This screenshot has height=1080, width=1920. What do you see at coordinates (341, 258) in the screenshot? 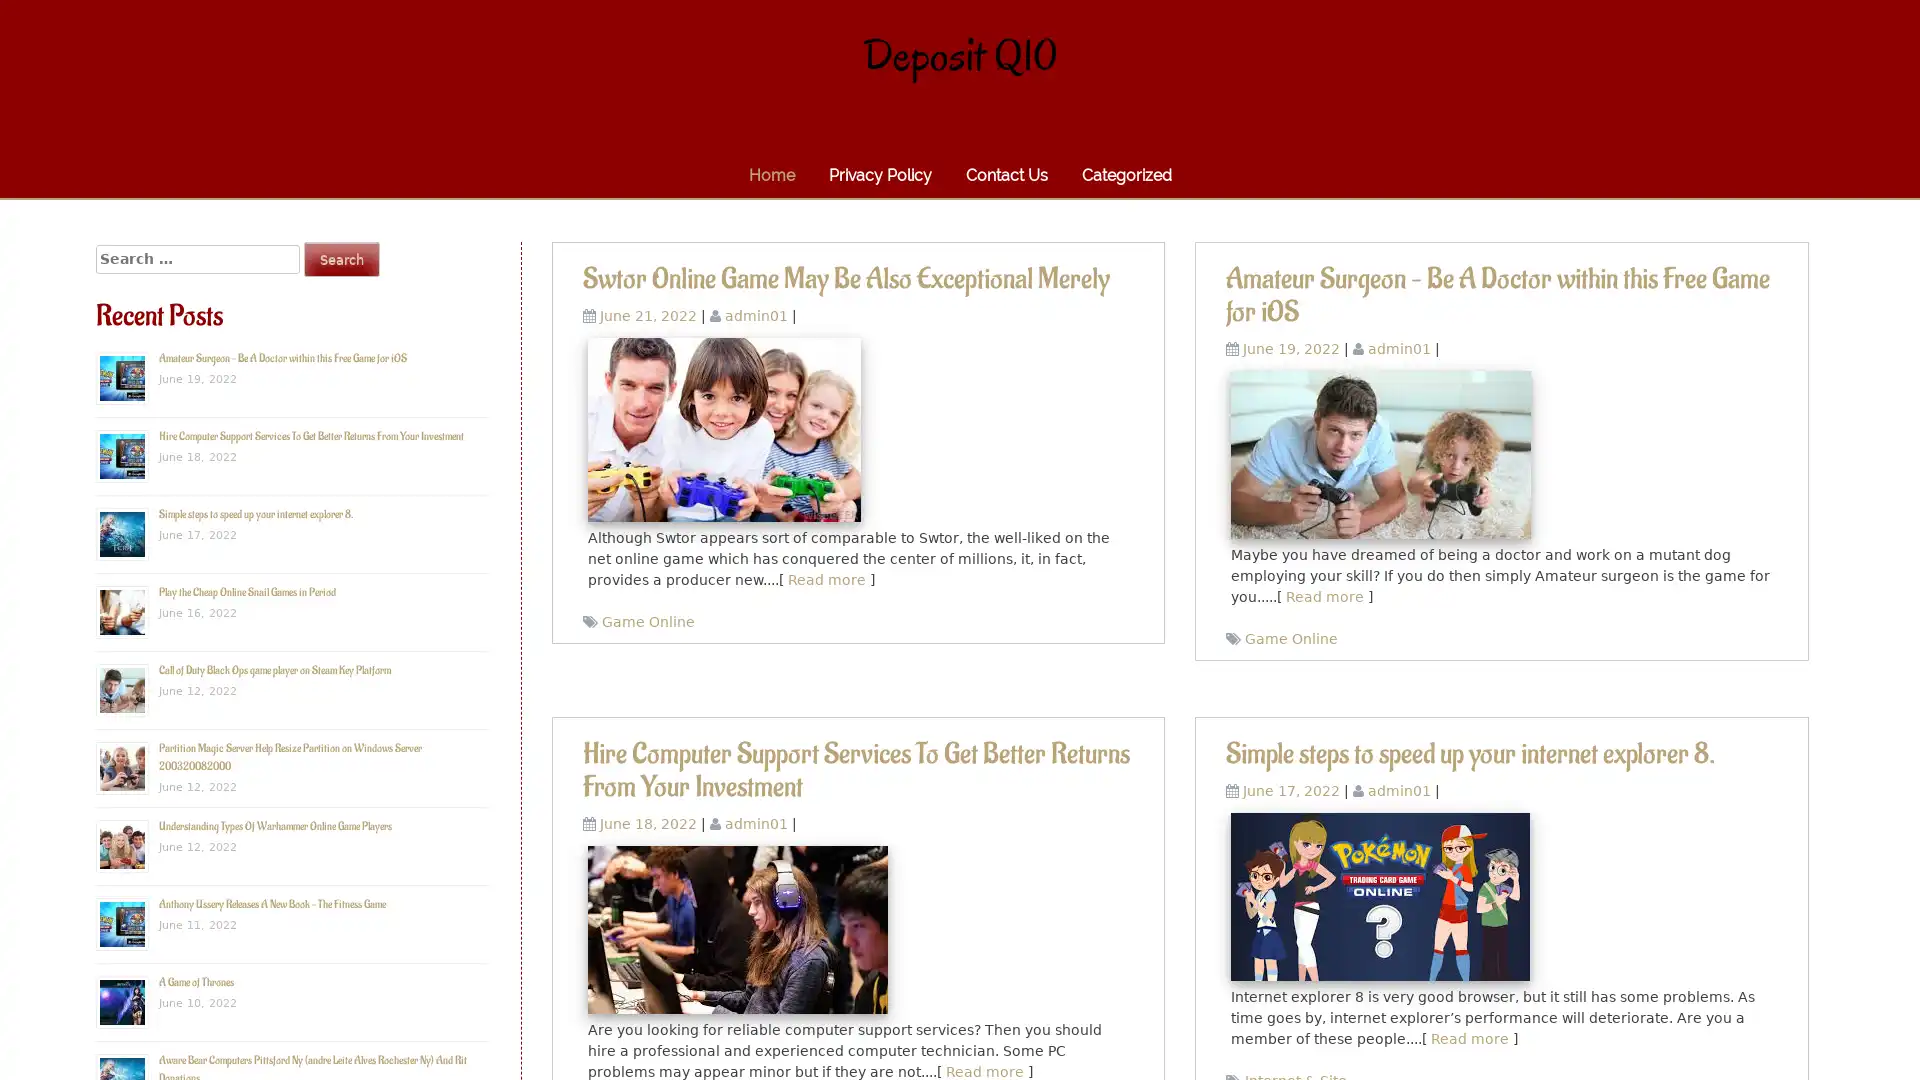
I see `Search` at bounding box center [341, 258].